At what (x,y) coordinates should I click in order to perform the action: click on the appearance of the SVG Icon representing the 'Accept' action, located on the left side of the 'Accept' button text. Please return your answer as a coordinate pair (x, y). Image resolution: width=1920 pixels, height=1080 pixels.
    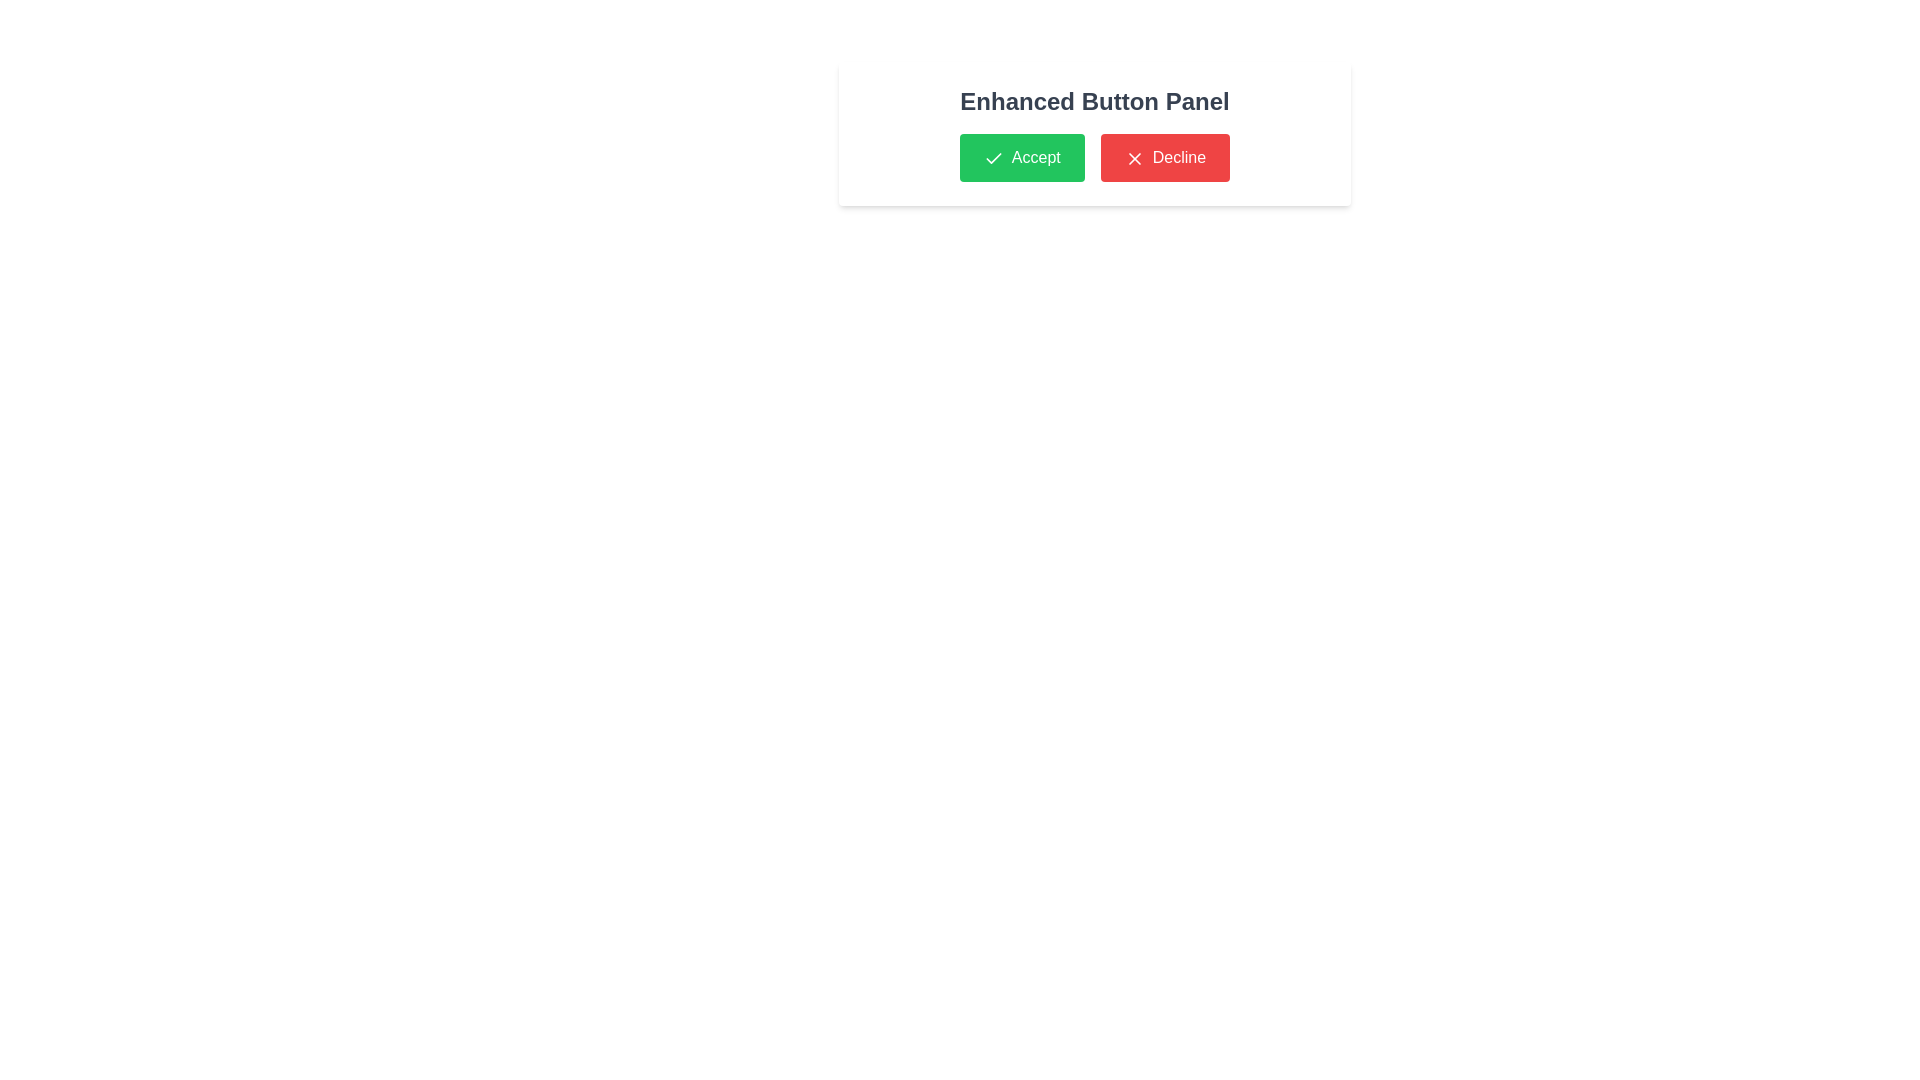
    Looking at the image, I should click on (993, 157).